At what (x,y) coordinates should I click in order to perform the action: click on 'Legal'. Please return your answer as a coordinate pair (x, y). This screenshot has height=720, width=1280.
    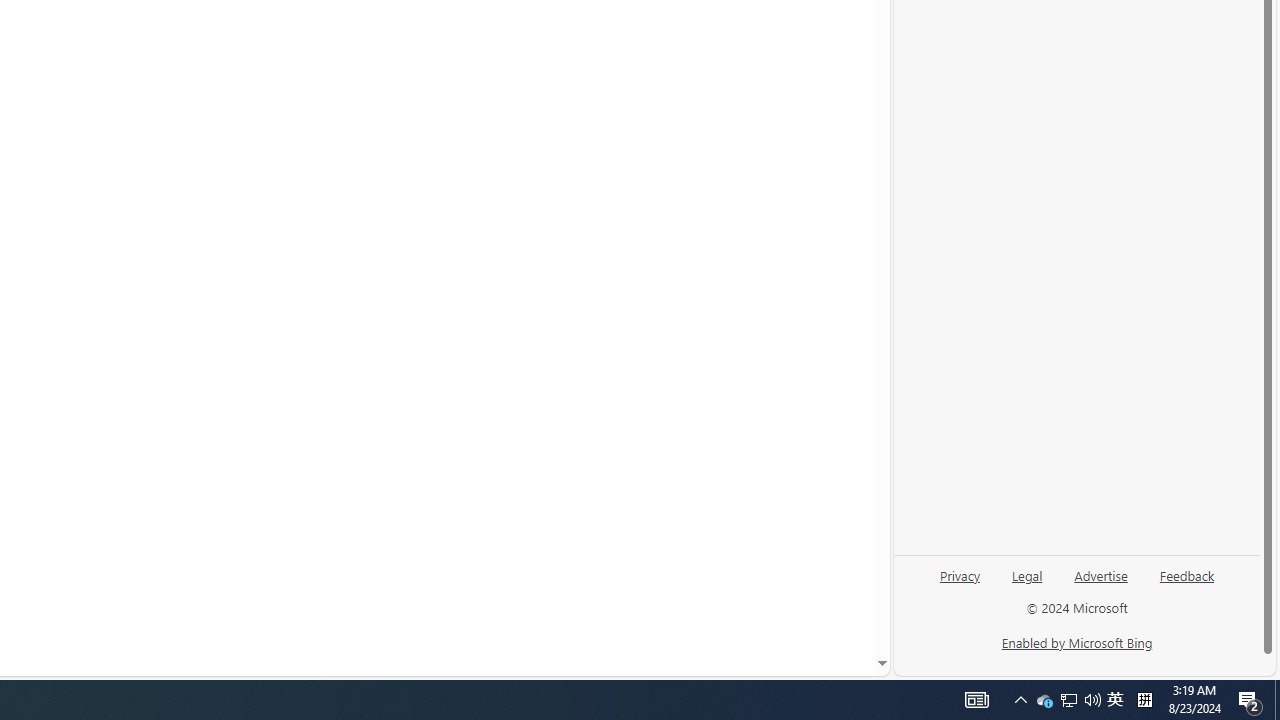
    Looking at the image, I should click on (1027, 574).